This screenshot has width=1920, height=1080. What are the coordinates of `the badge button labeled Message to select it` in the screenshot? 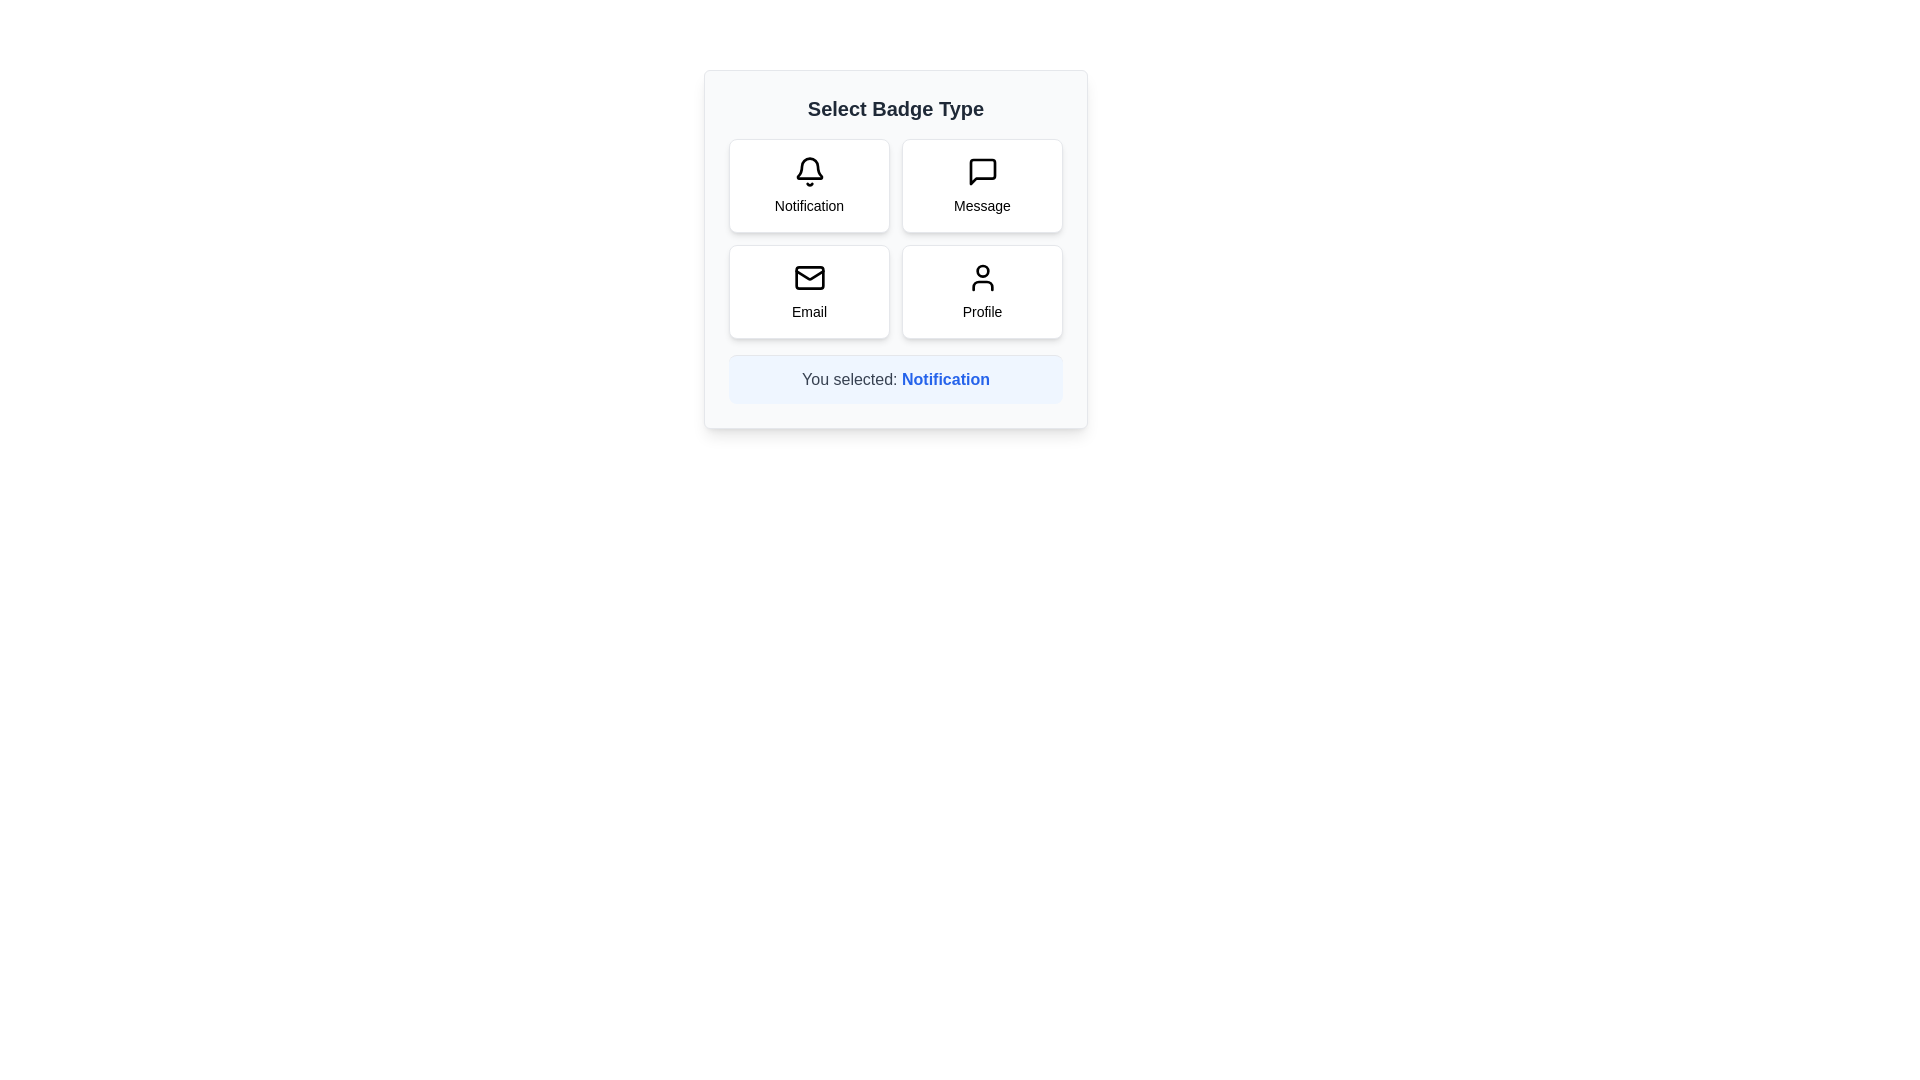 It's located at (982, 185).